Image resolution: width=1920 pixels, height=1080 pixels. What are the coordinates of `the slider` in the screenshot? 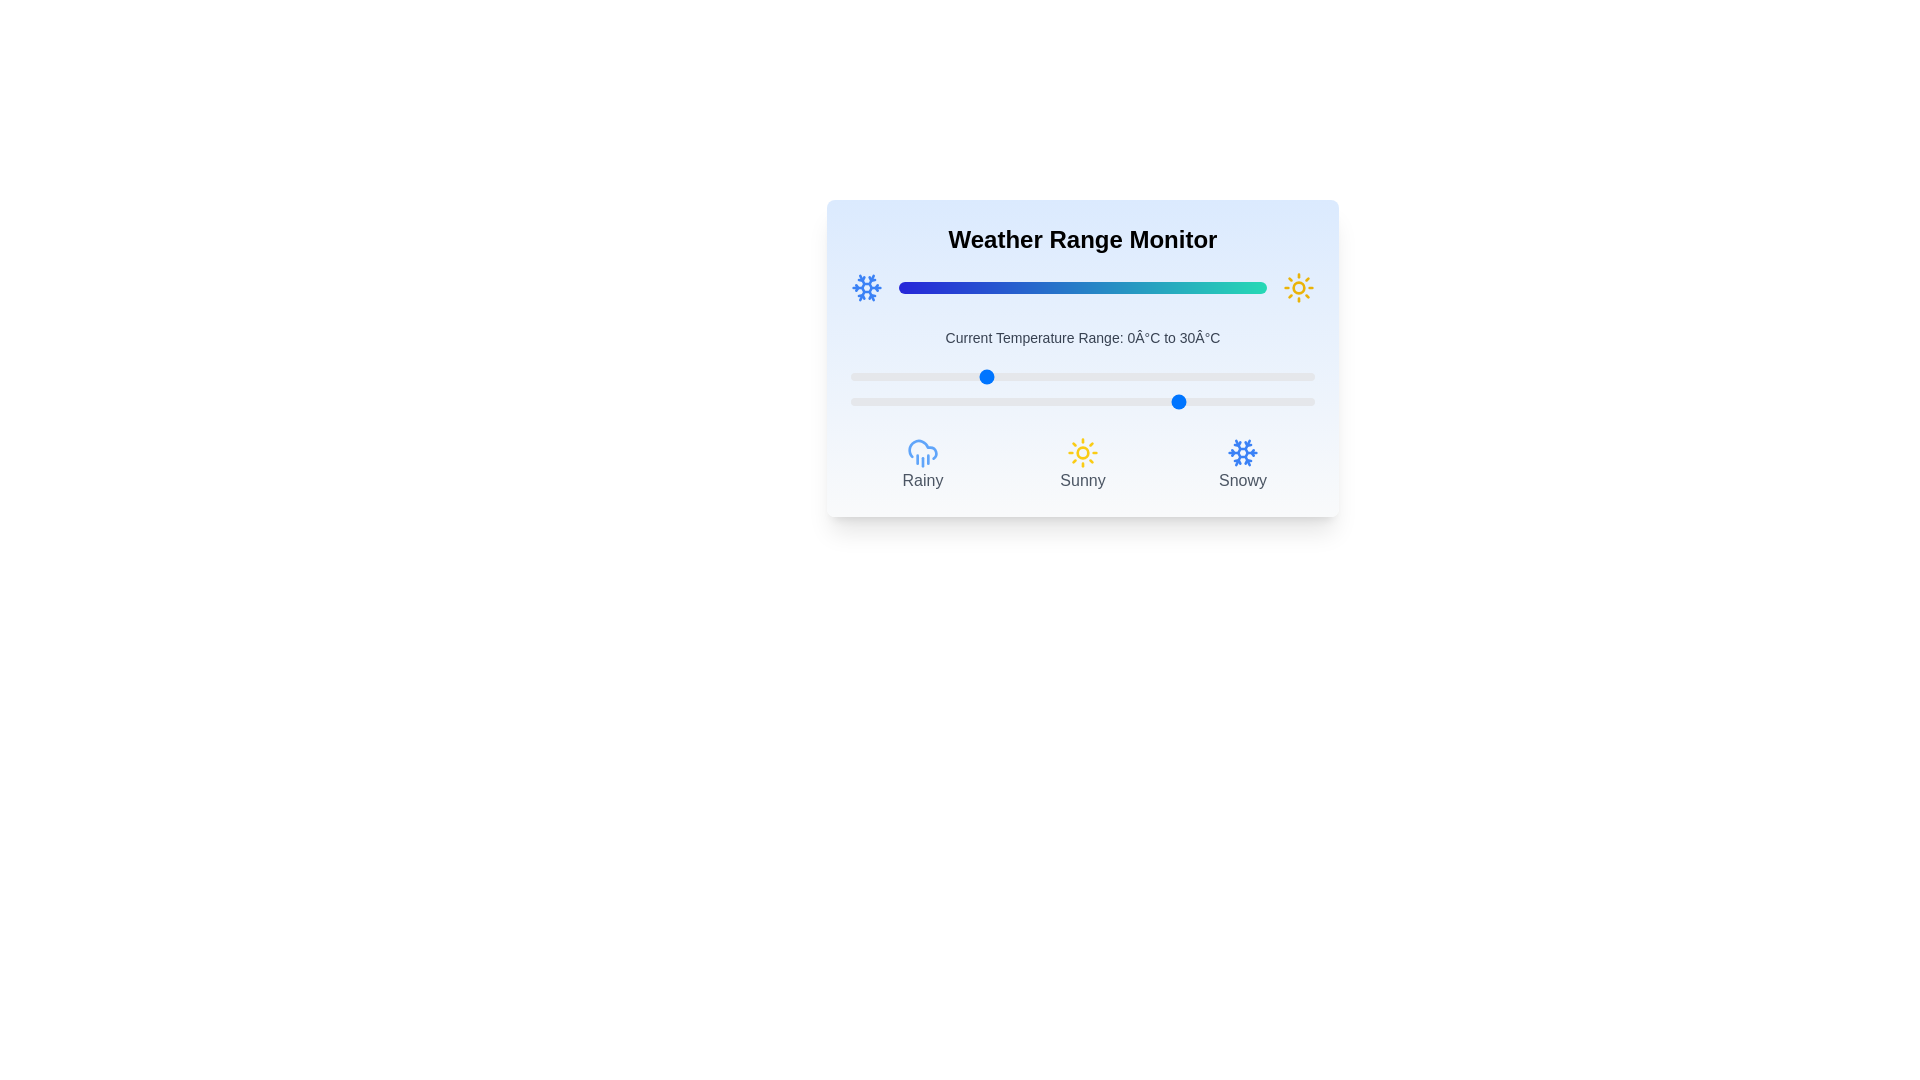 It's located at (1082, 377).